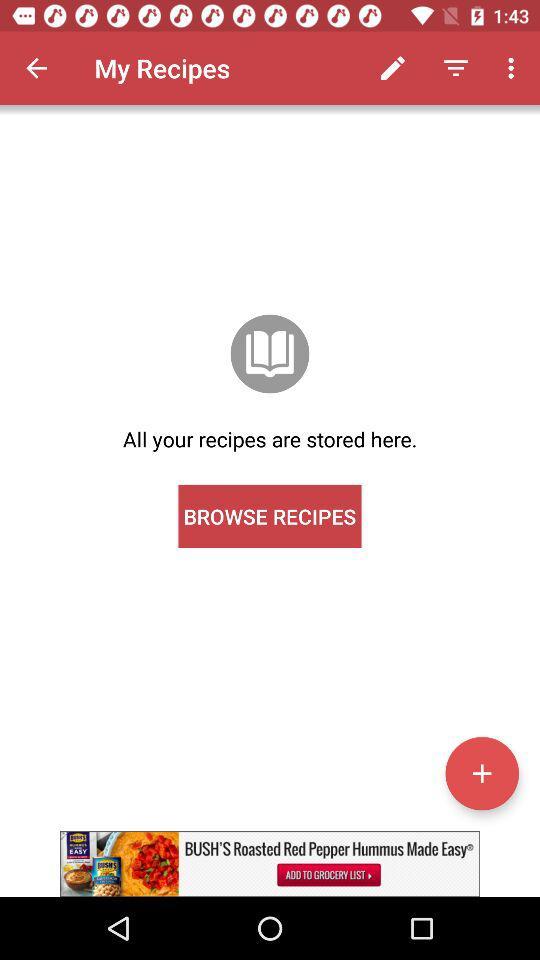 The height and width of the screenshot is (960, 540). I want to click on the add icon, so click(481, 772).